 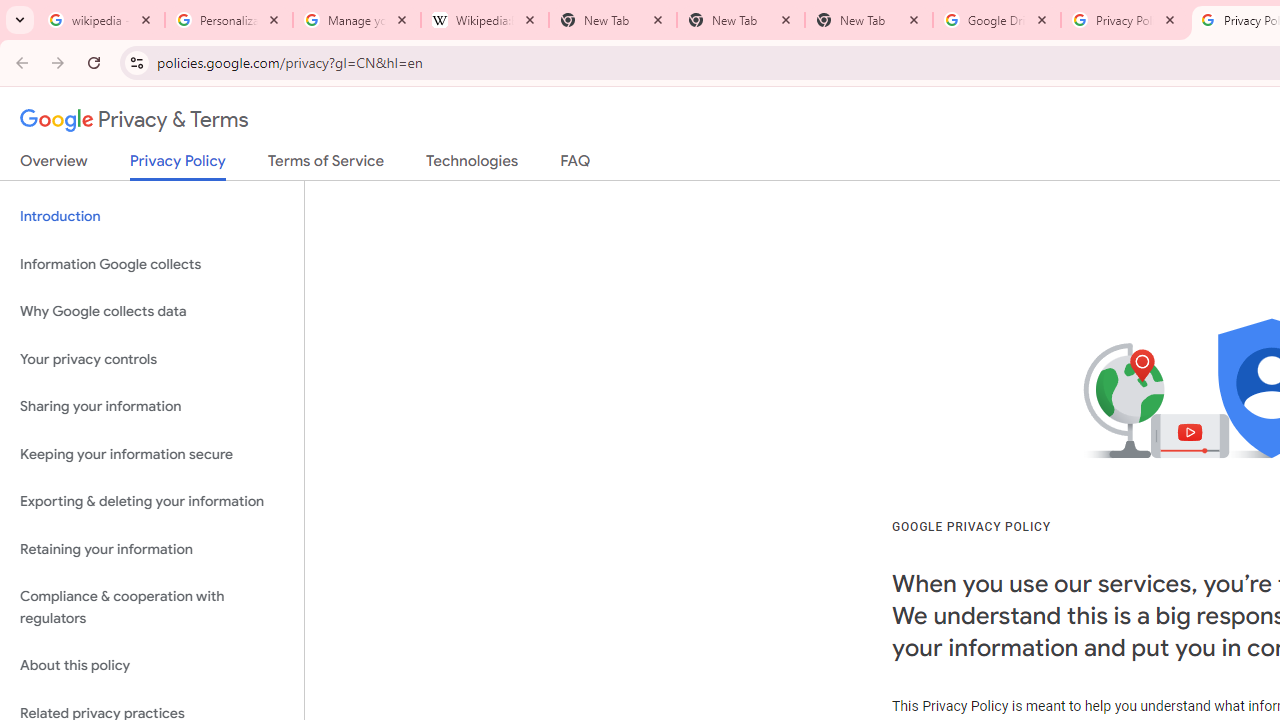 What do you see at coordinates (485, 20) in the screenshot?
I see `'Wikipedia:Edit requests - Wikipedia'` at bounding box center [485, 20].